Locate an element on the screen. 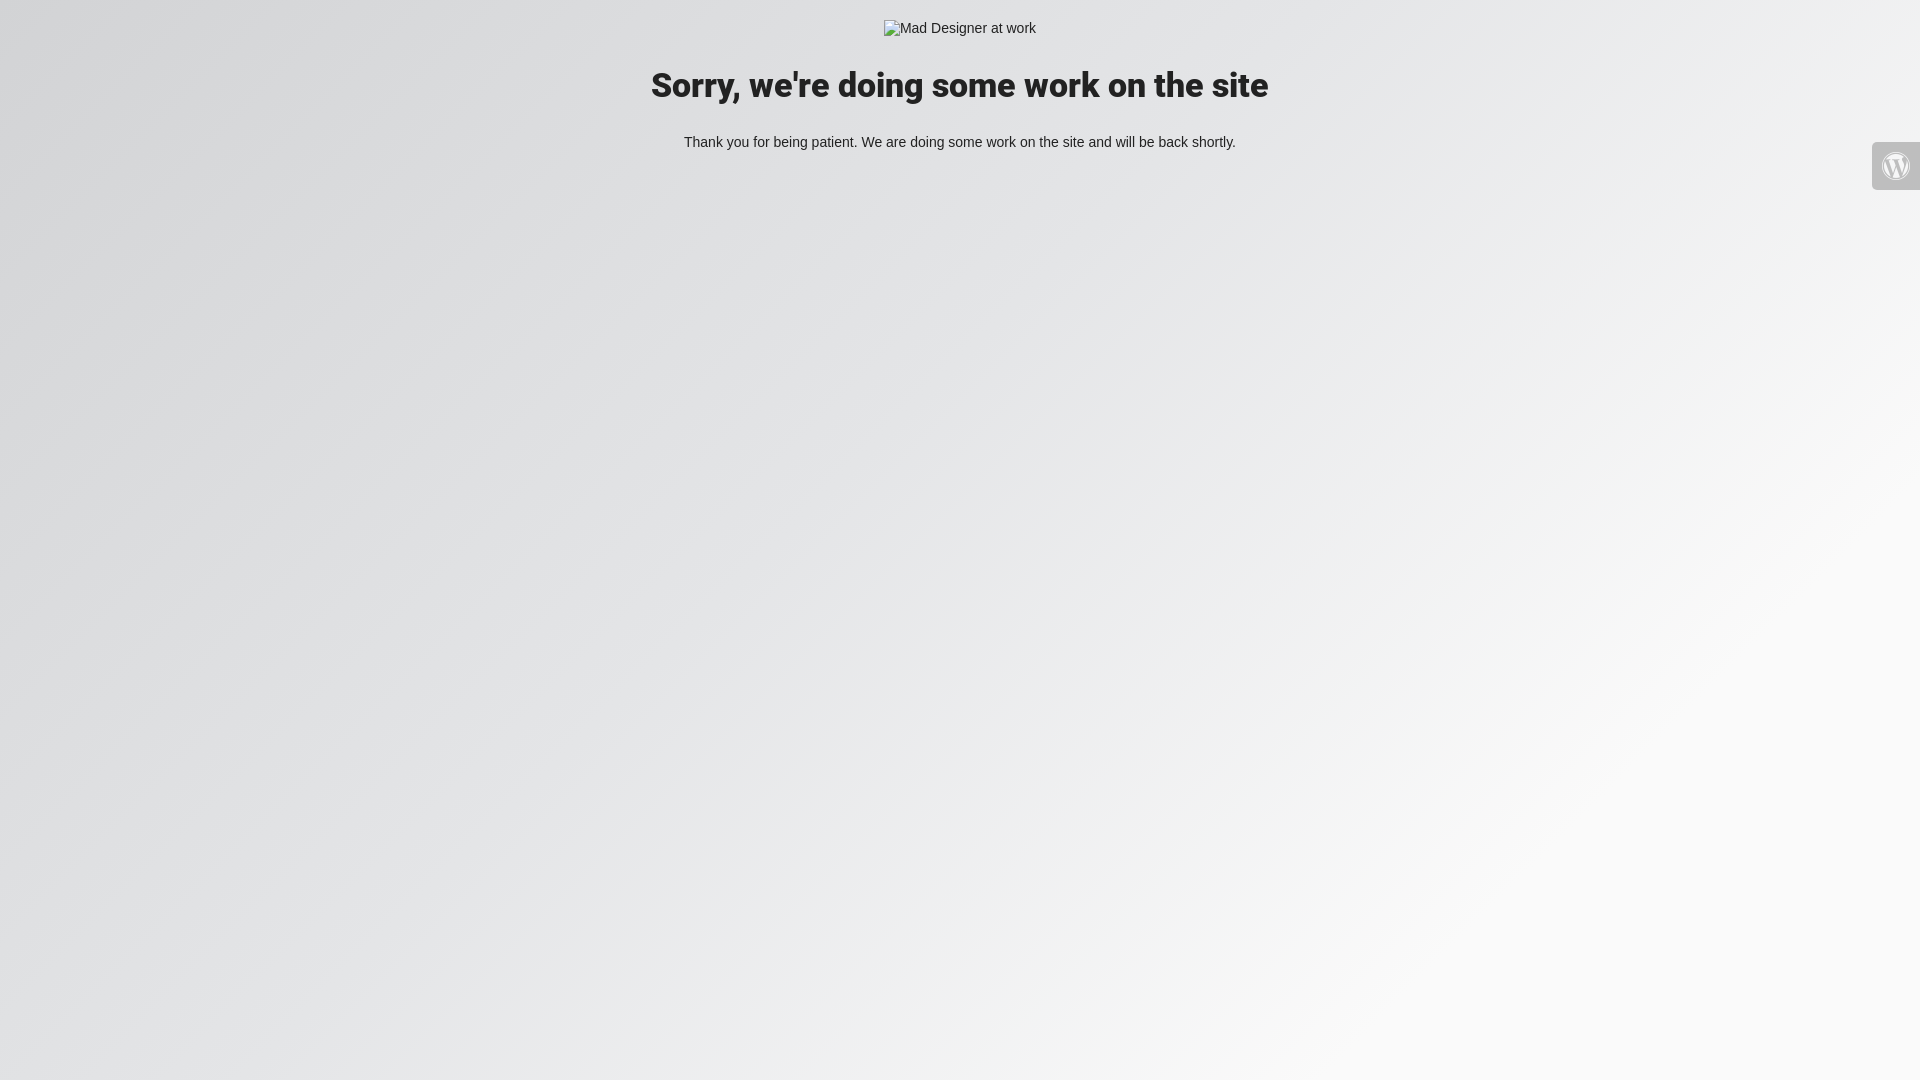 Image resolution: width=1920 pixels, height=1080 pixels. 'Mad Designer at work' is located at coordinates (960, 28).